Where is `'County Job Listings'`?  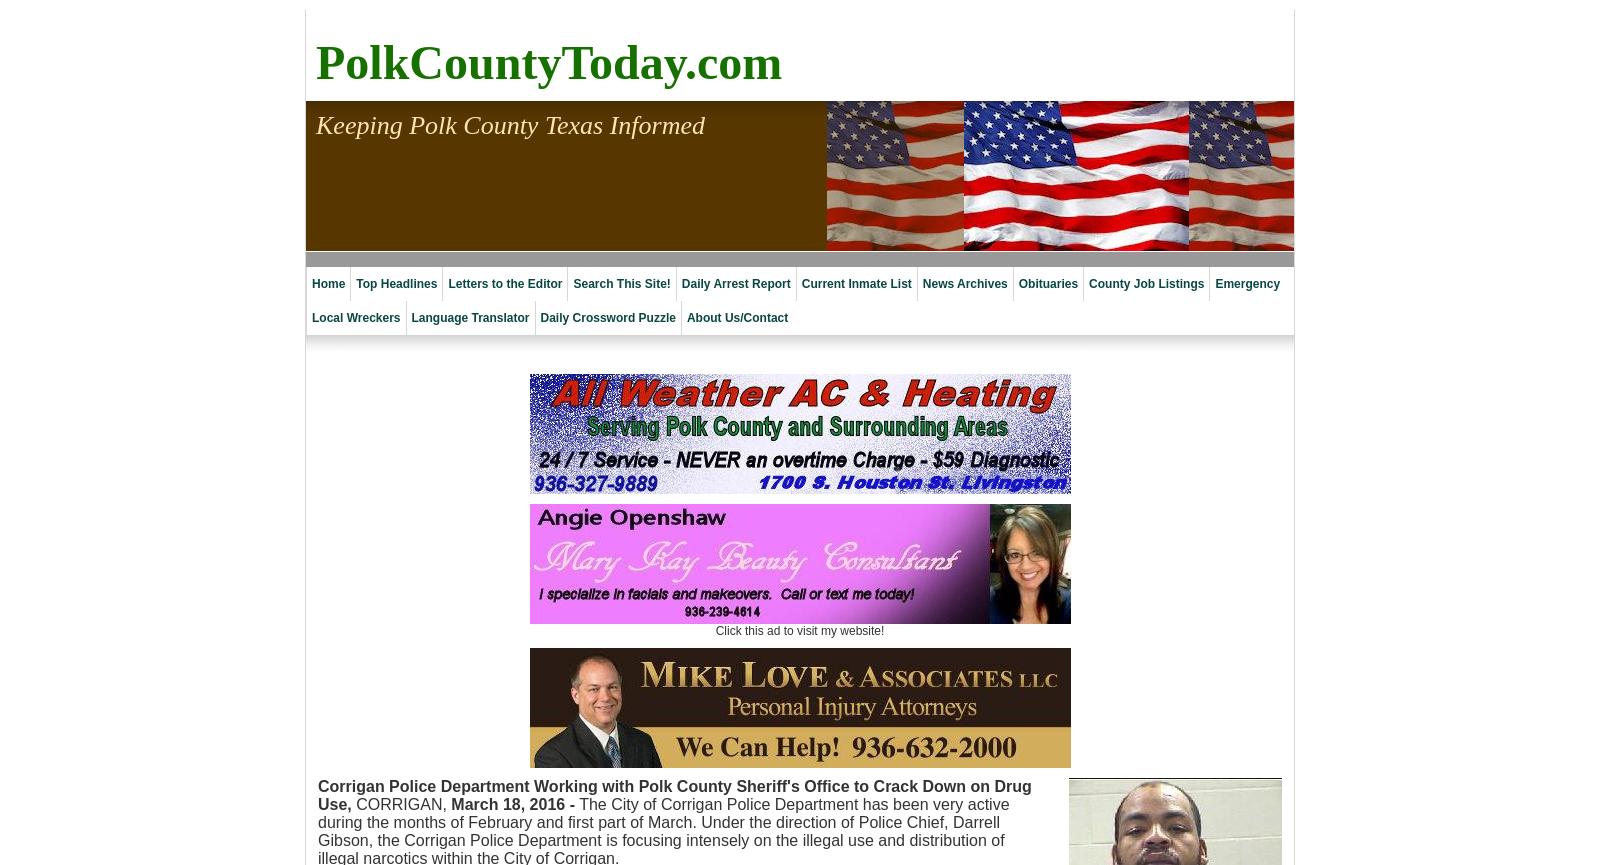 'County Job Listings' is located at coordinates (1088, 282).